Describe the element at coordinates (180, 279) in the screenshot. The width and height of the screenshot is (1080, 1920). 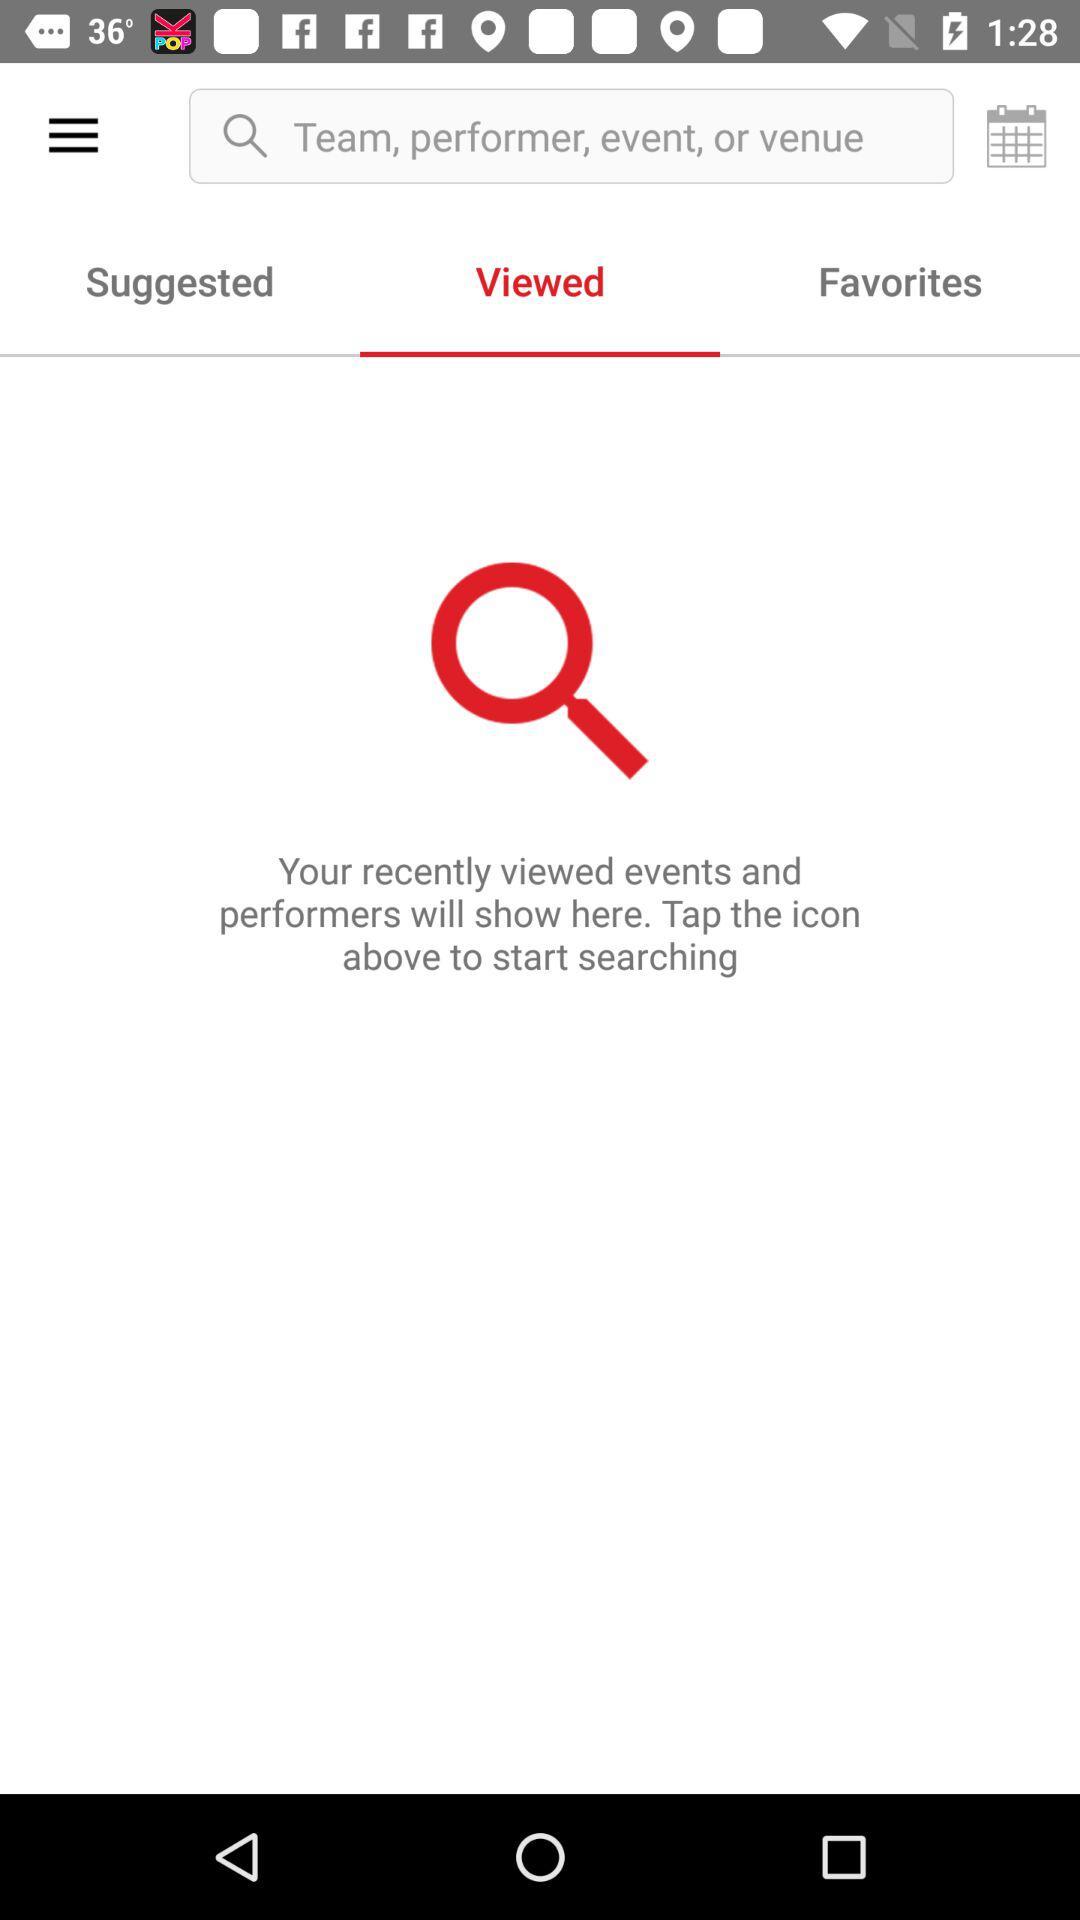
I see `suggested` at that location.